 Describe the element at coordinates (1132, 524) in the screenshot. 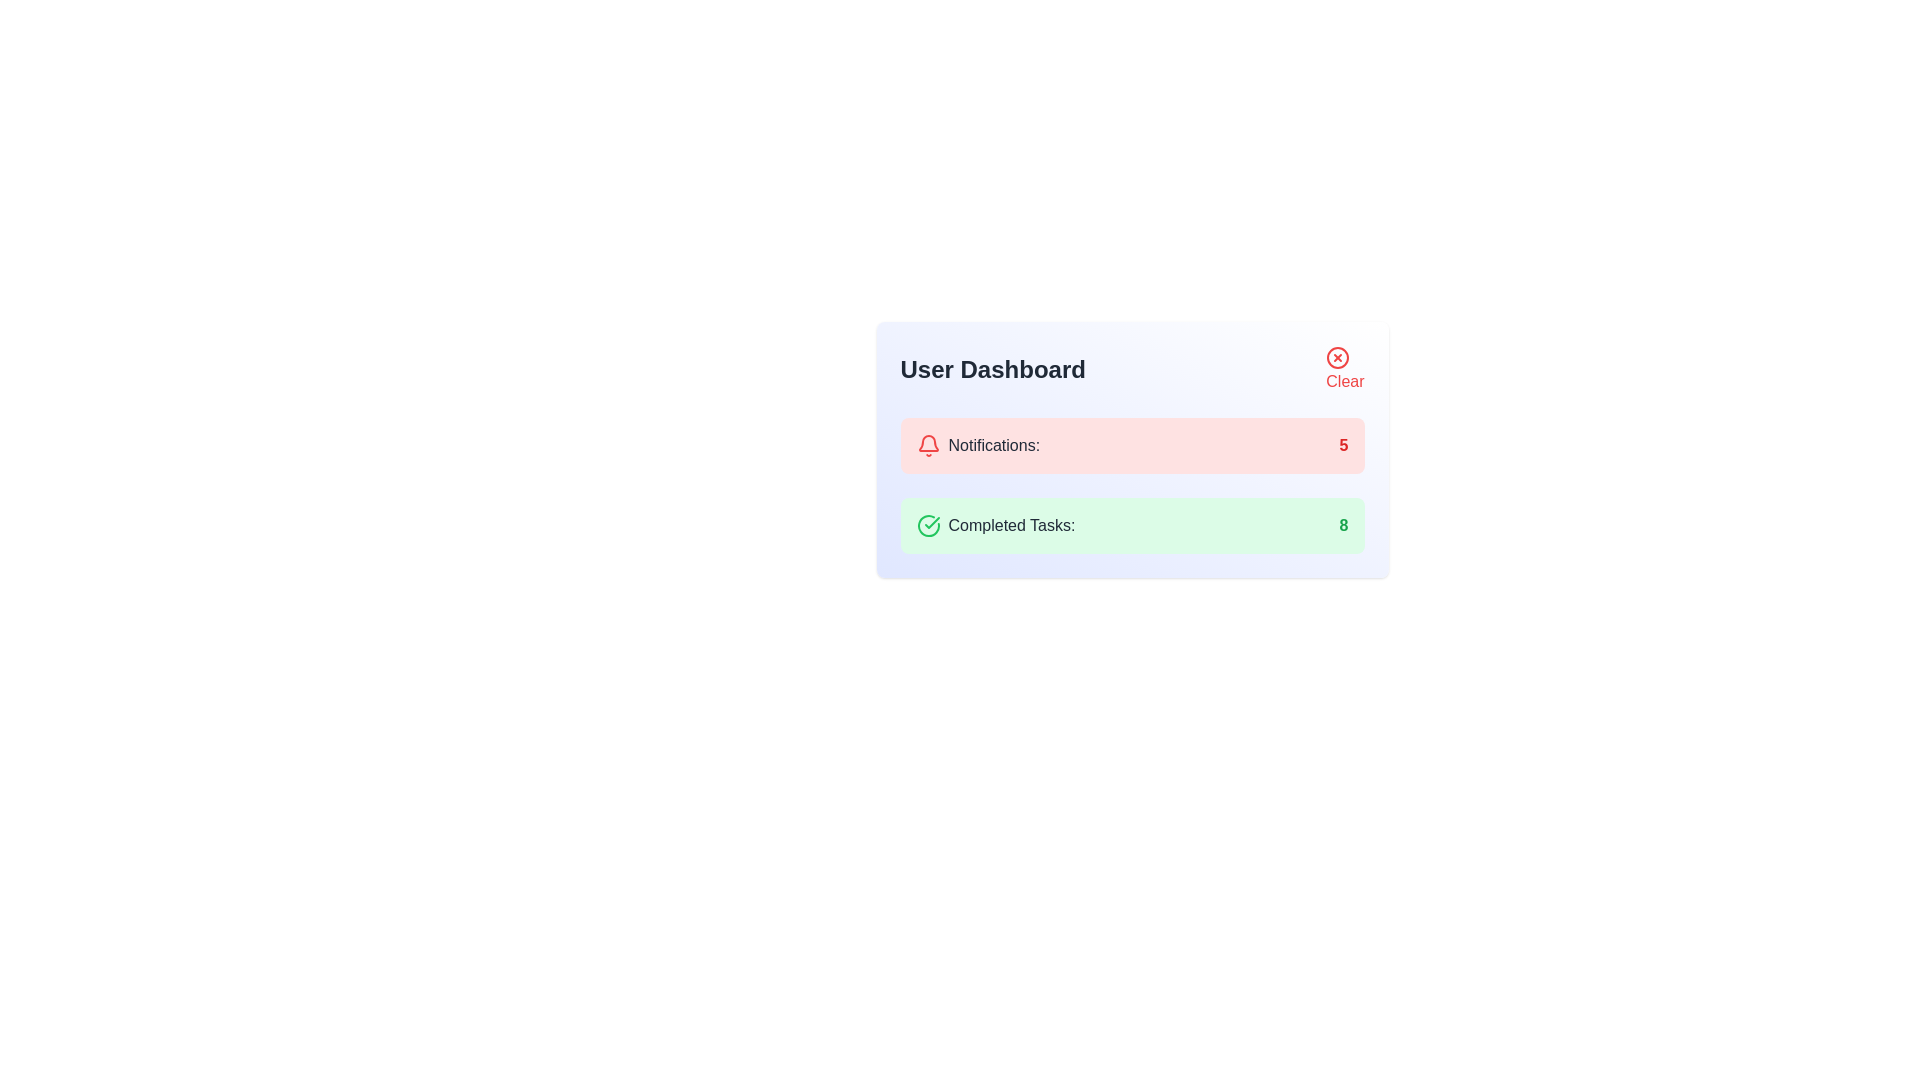

I see `the Informational bar with a light green background that displays 'Completed Tasks:' and the number '8' in bold green font, located below the 'Notifications' bar in the User Dashboard` at that location.